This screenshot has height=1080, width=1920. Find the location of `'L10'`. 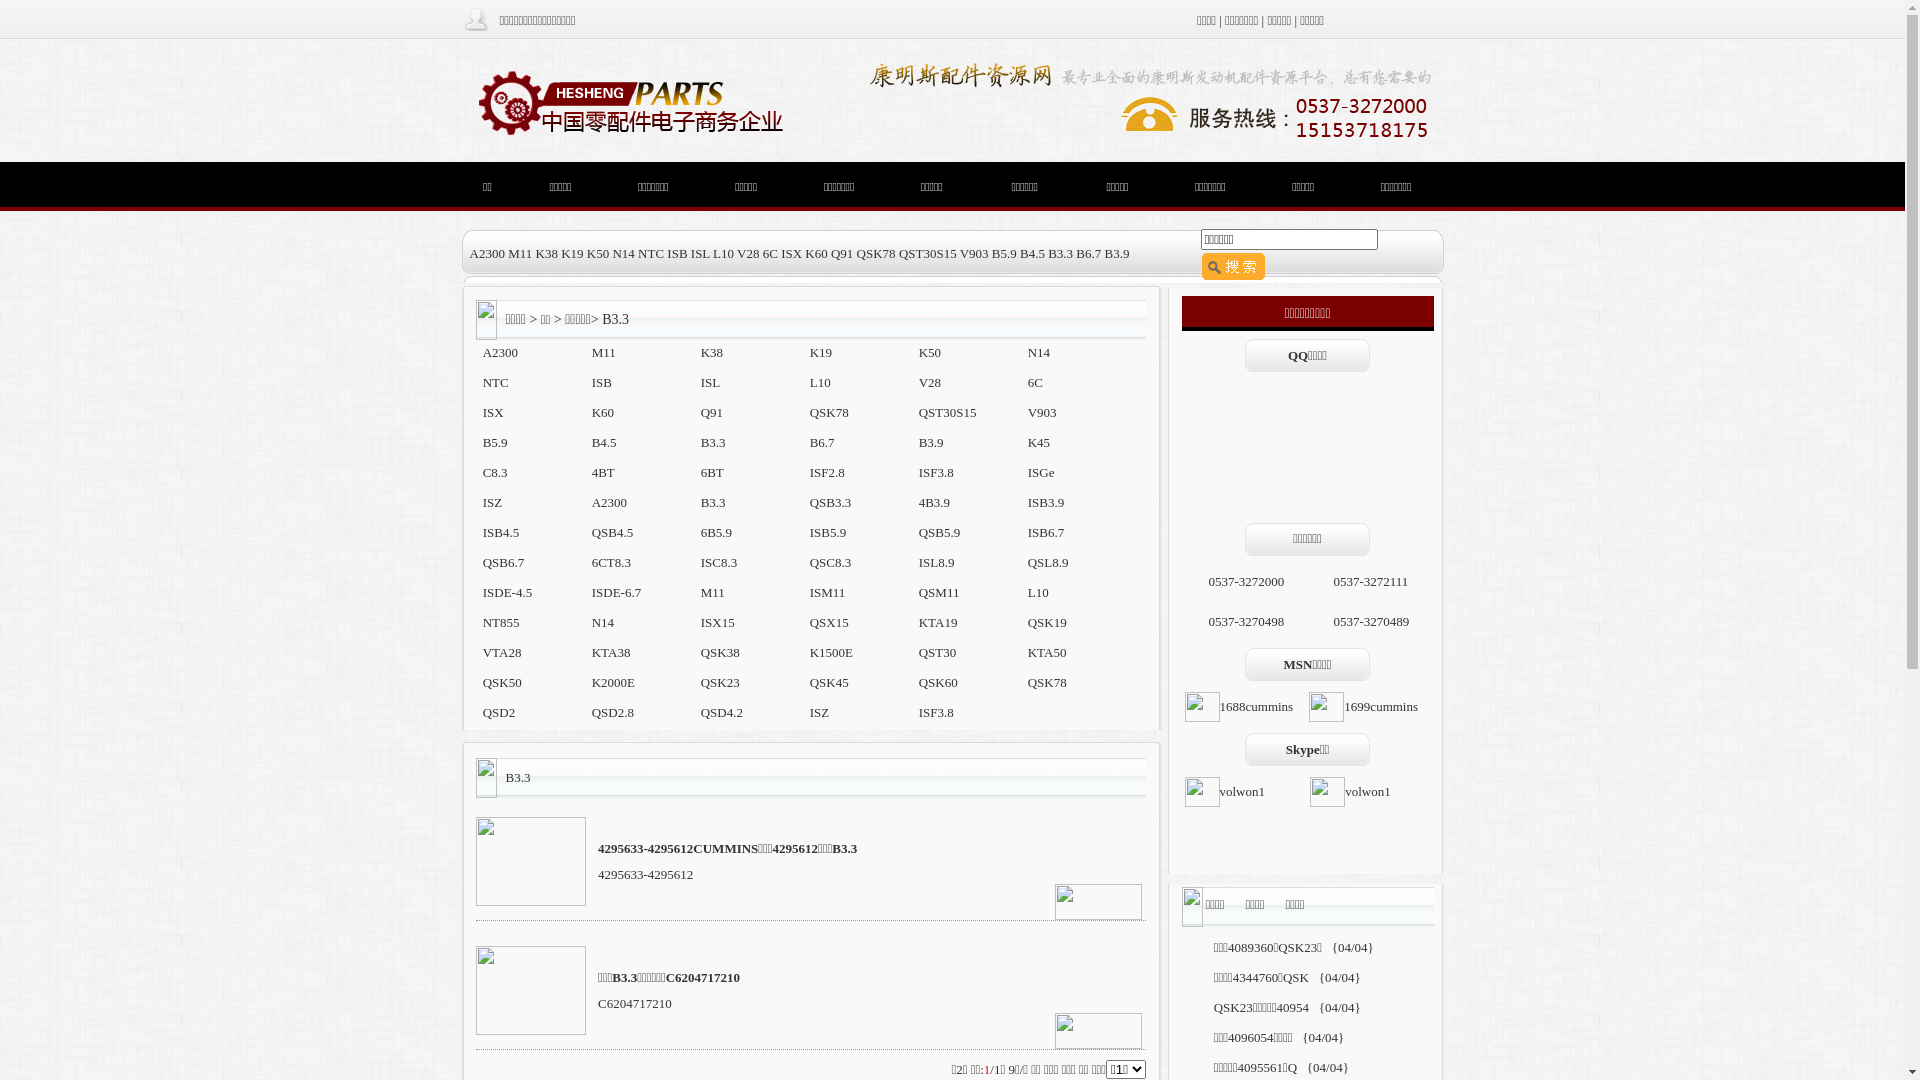

'L10' is located at coordinates (820, 382).